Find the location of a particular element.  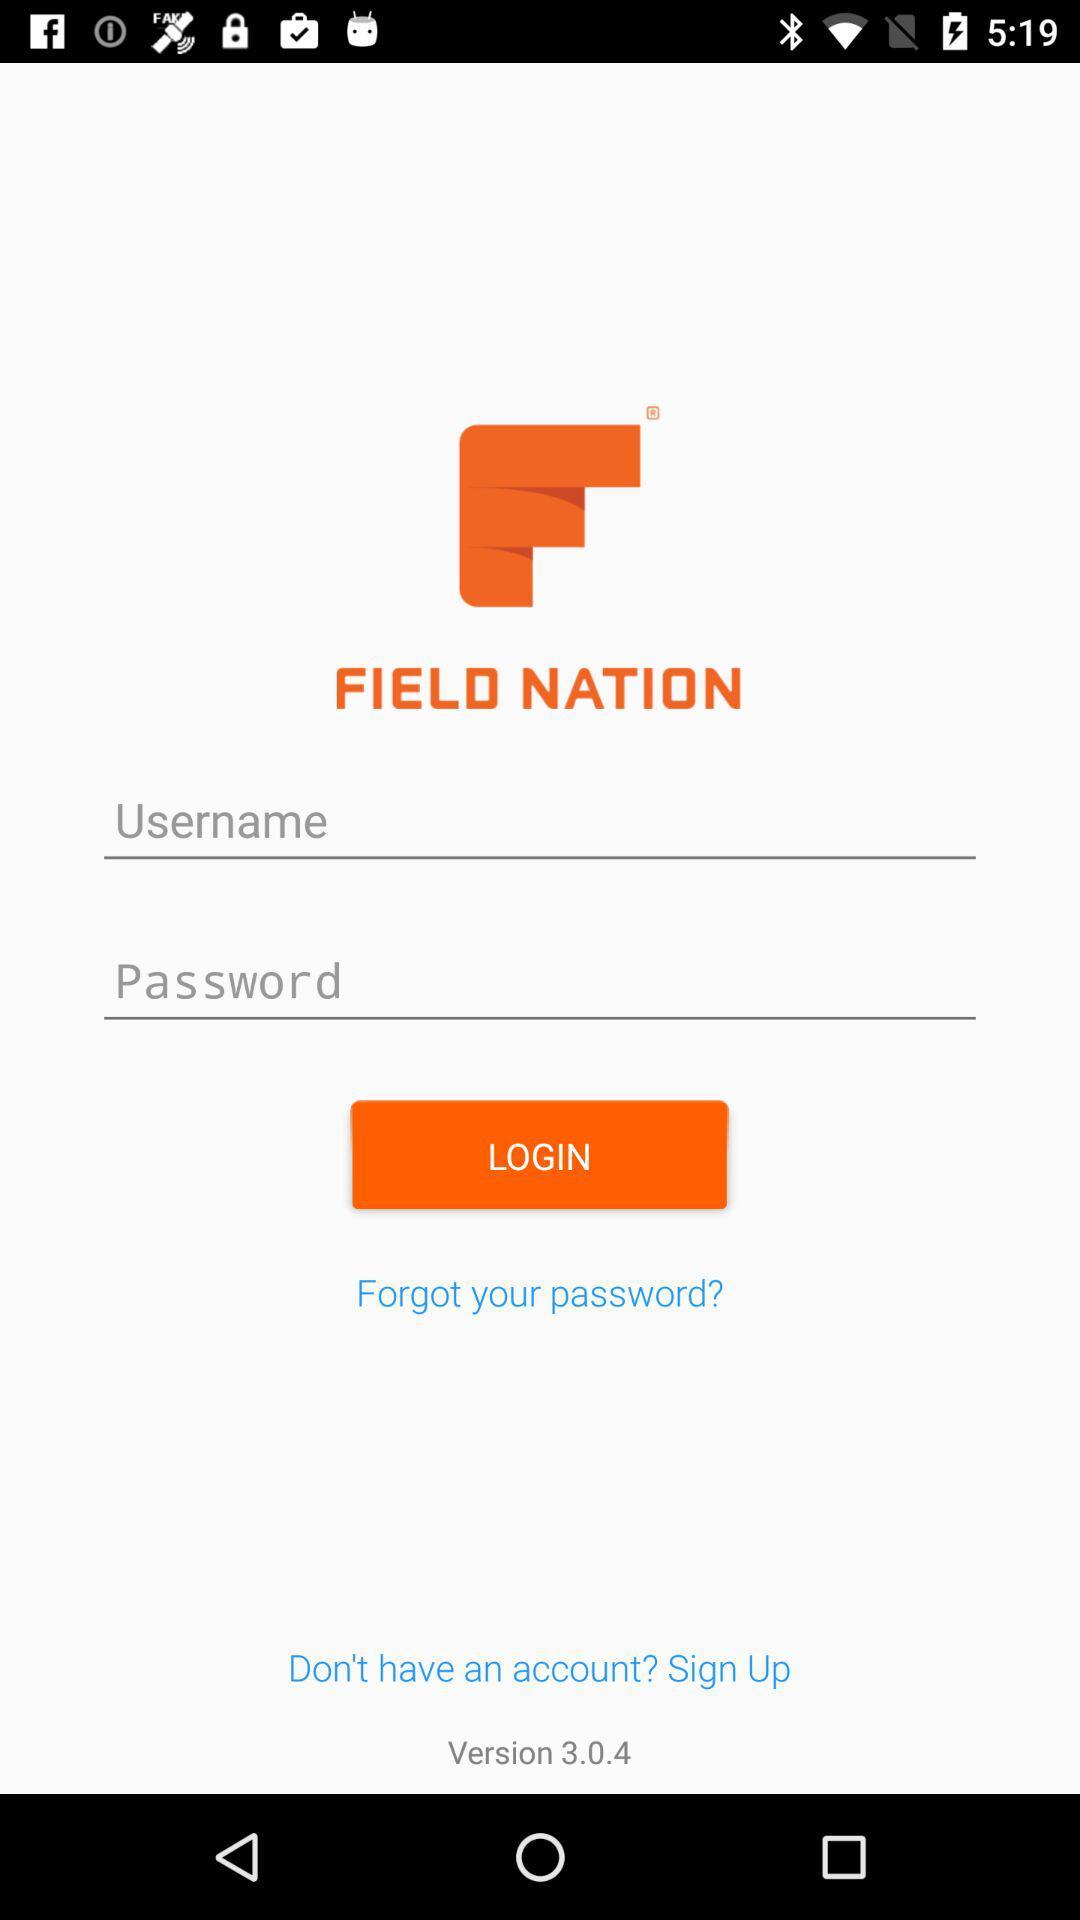

the item above the don t have item is located at coordinates (540, 1292).